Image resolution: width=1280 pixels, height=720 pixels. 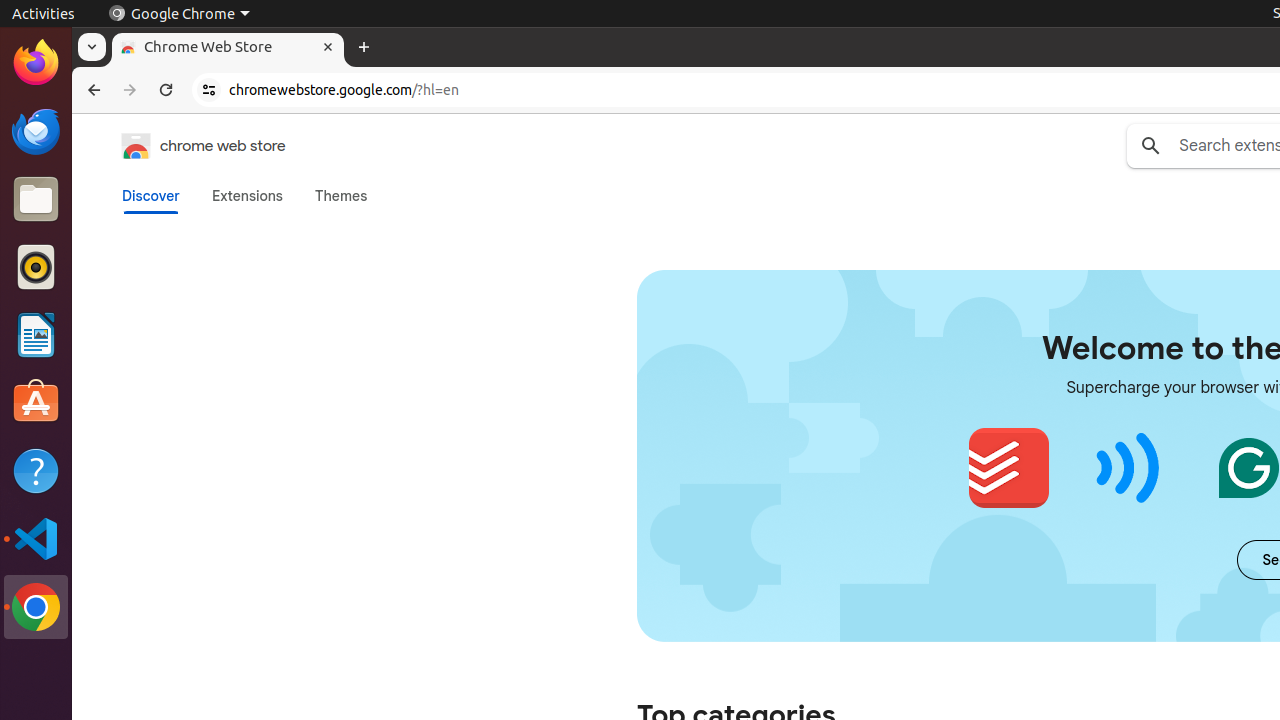 I want to click on 'Google Chrome', so click(x=178, y=13).